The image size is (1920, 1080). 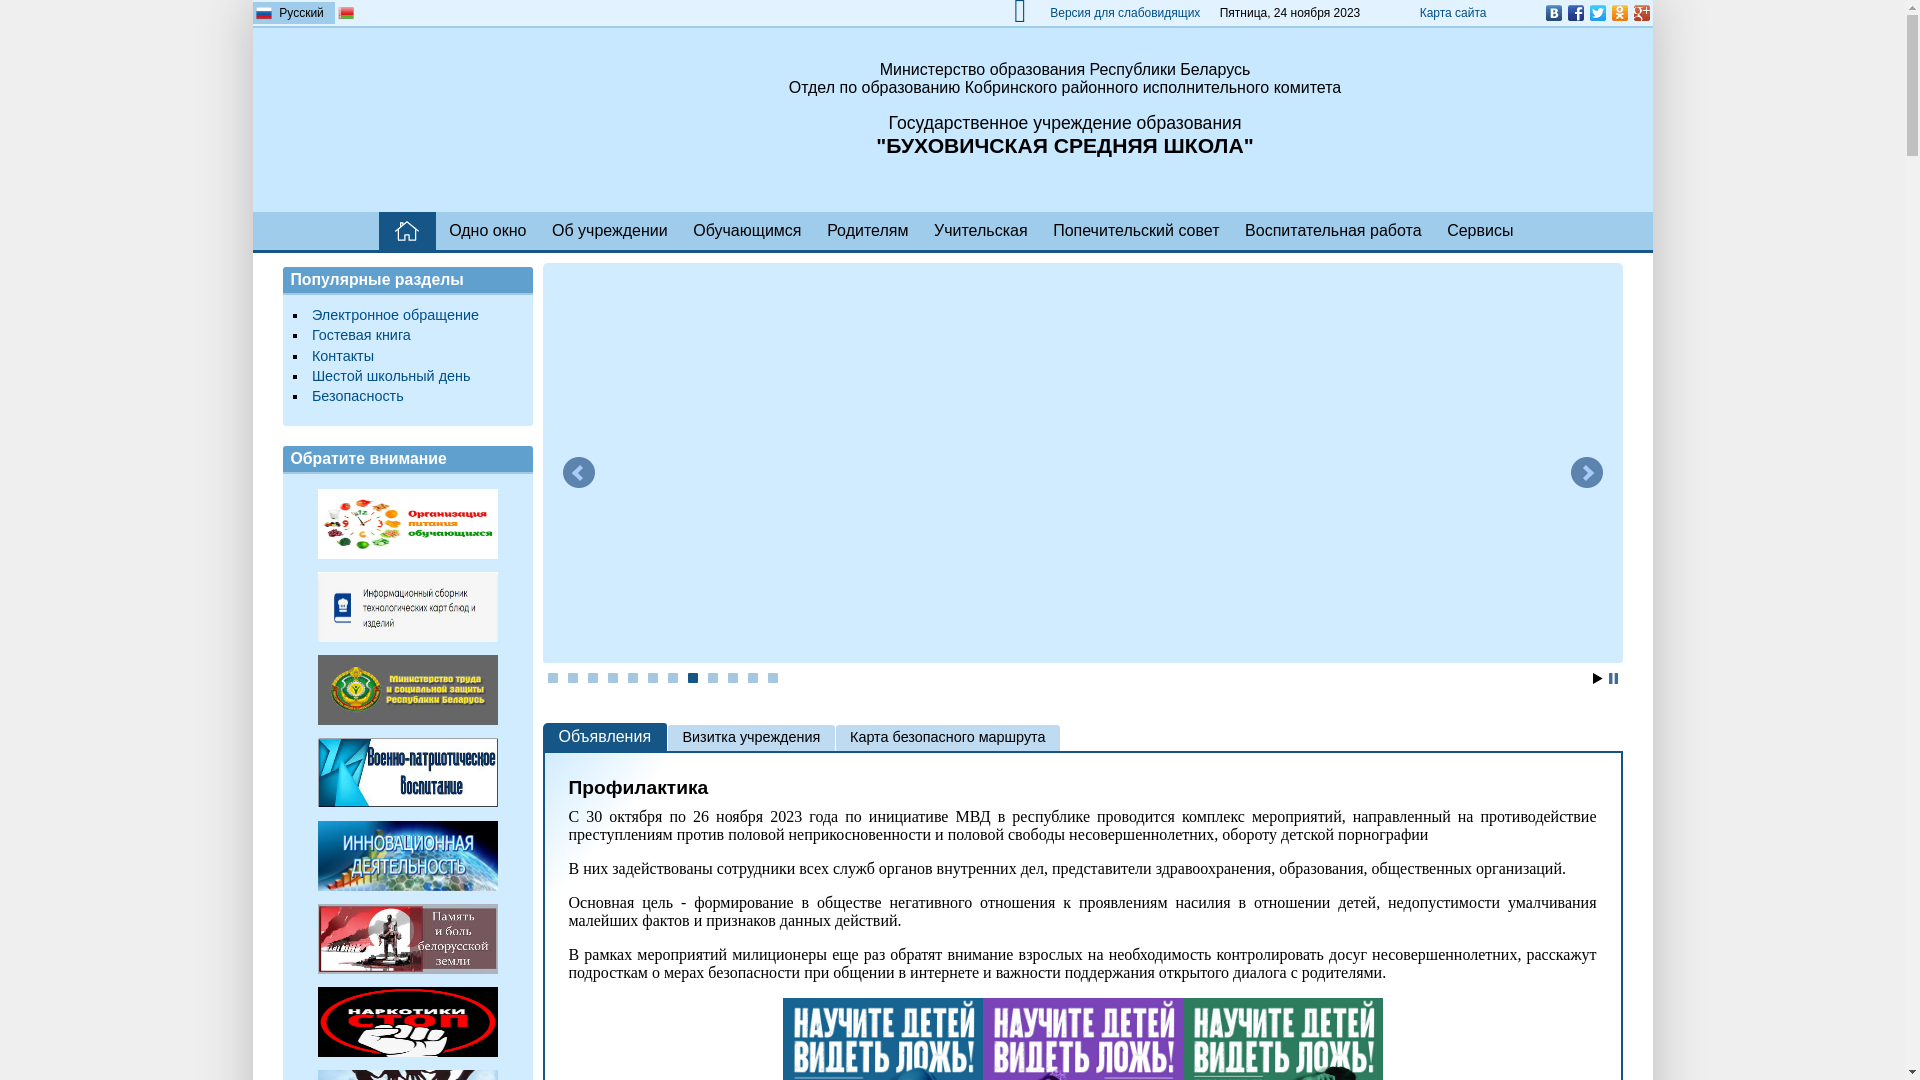 I want to click on '11', so click(x=752, y=677).